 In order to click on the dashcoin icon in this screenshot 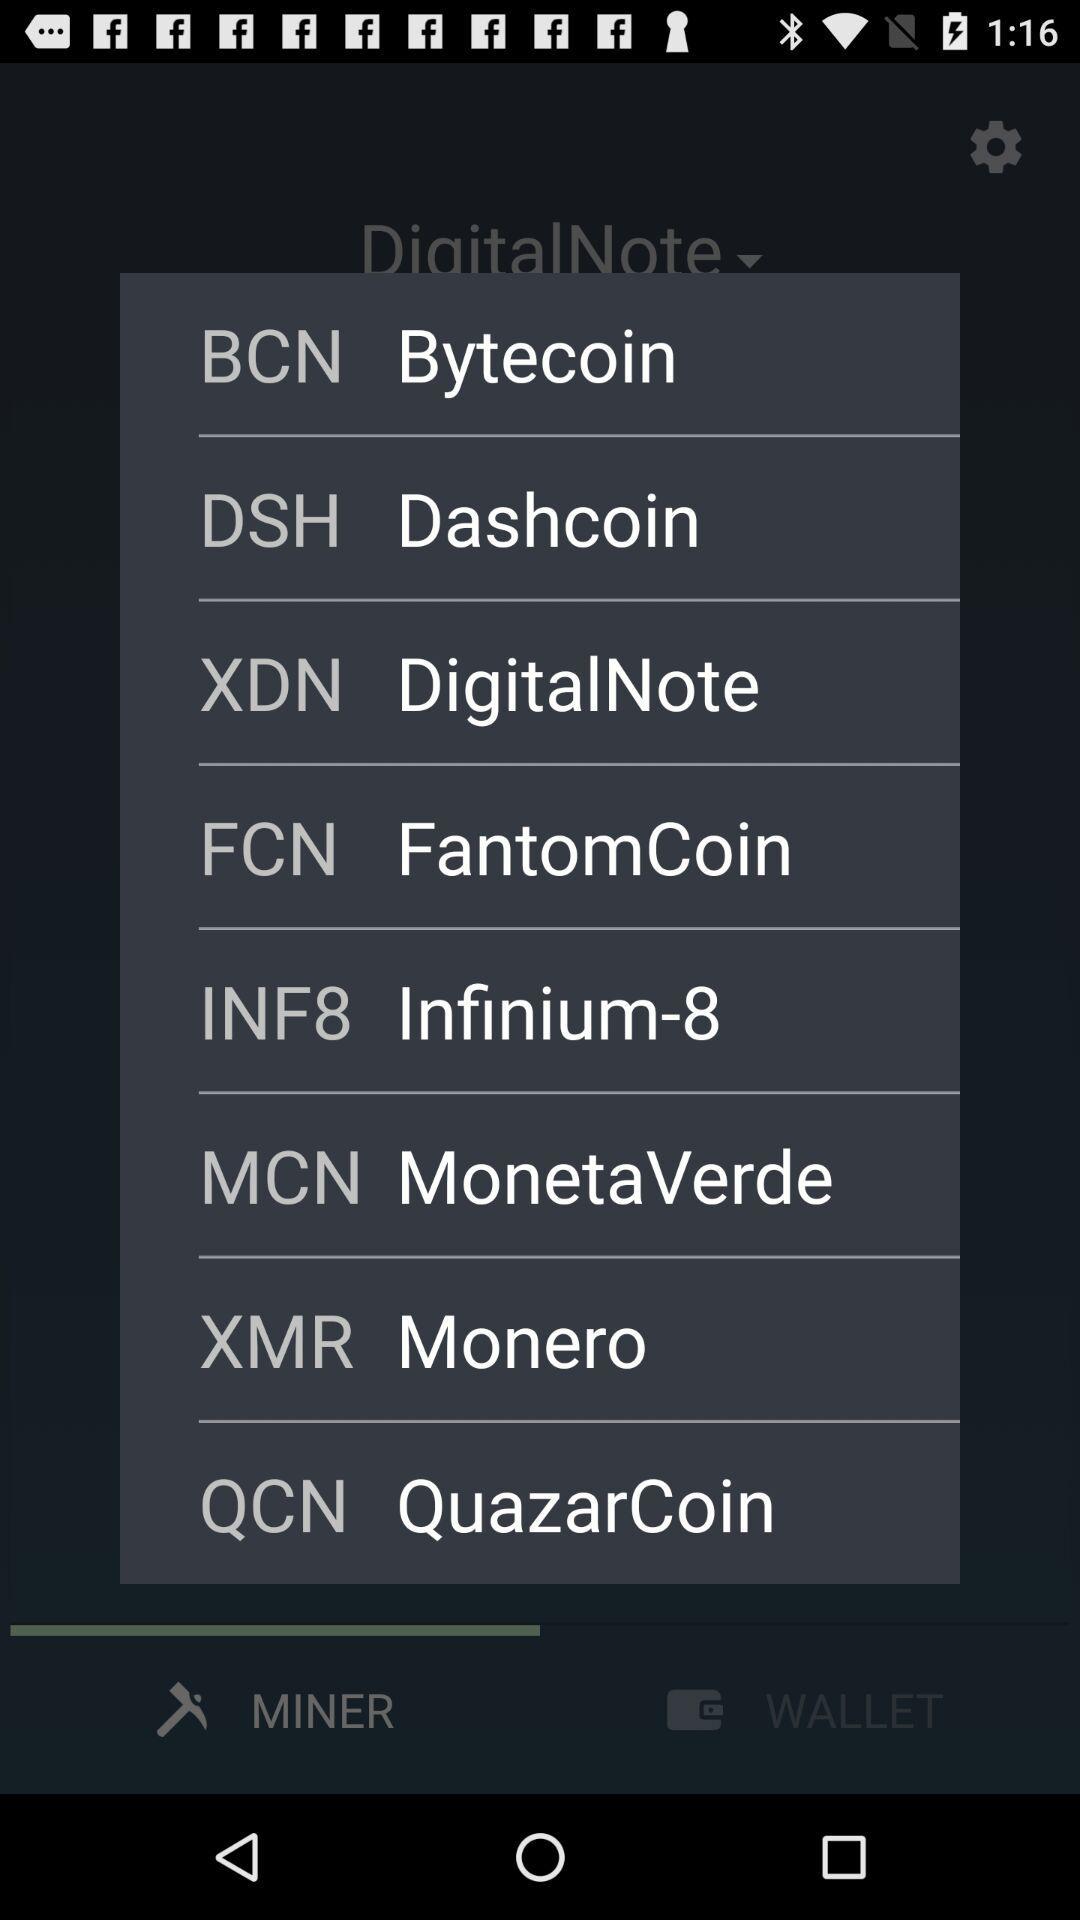, I will do `click(651, 517)`.